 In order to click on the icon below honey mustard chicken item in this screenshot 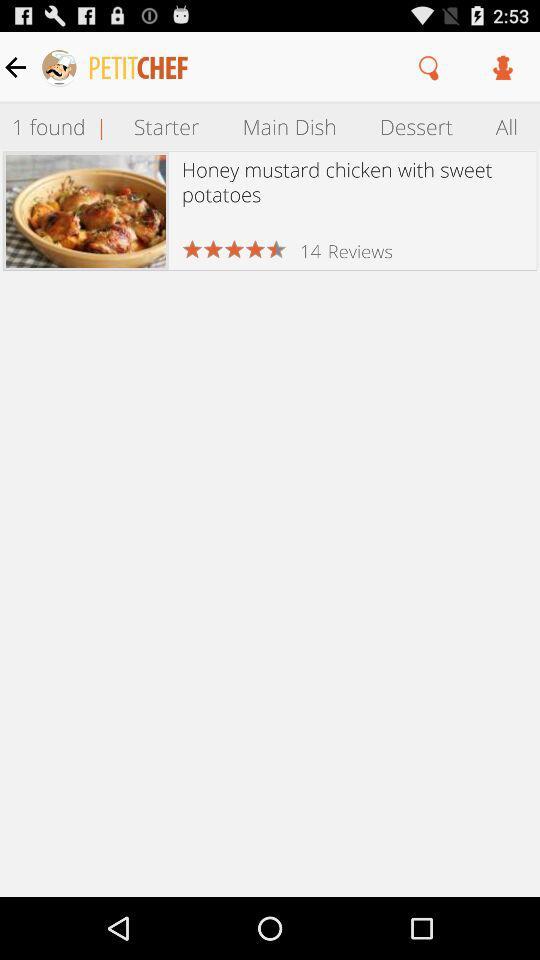, I will do `click(310, 250)`.